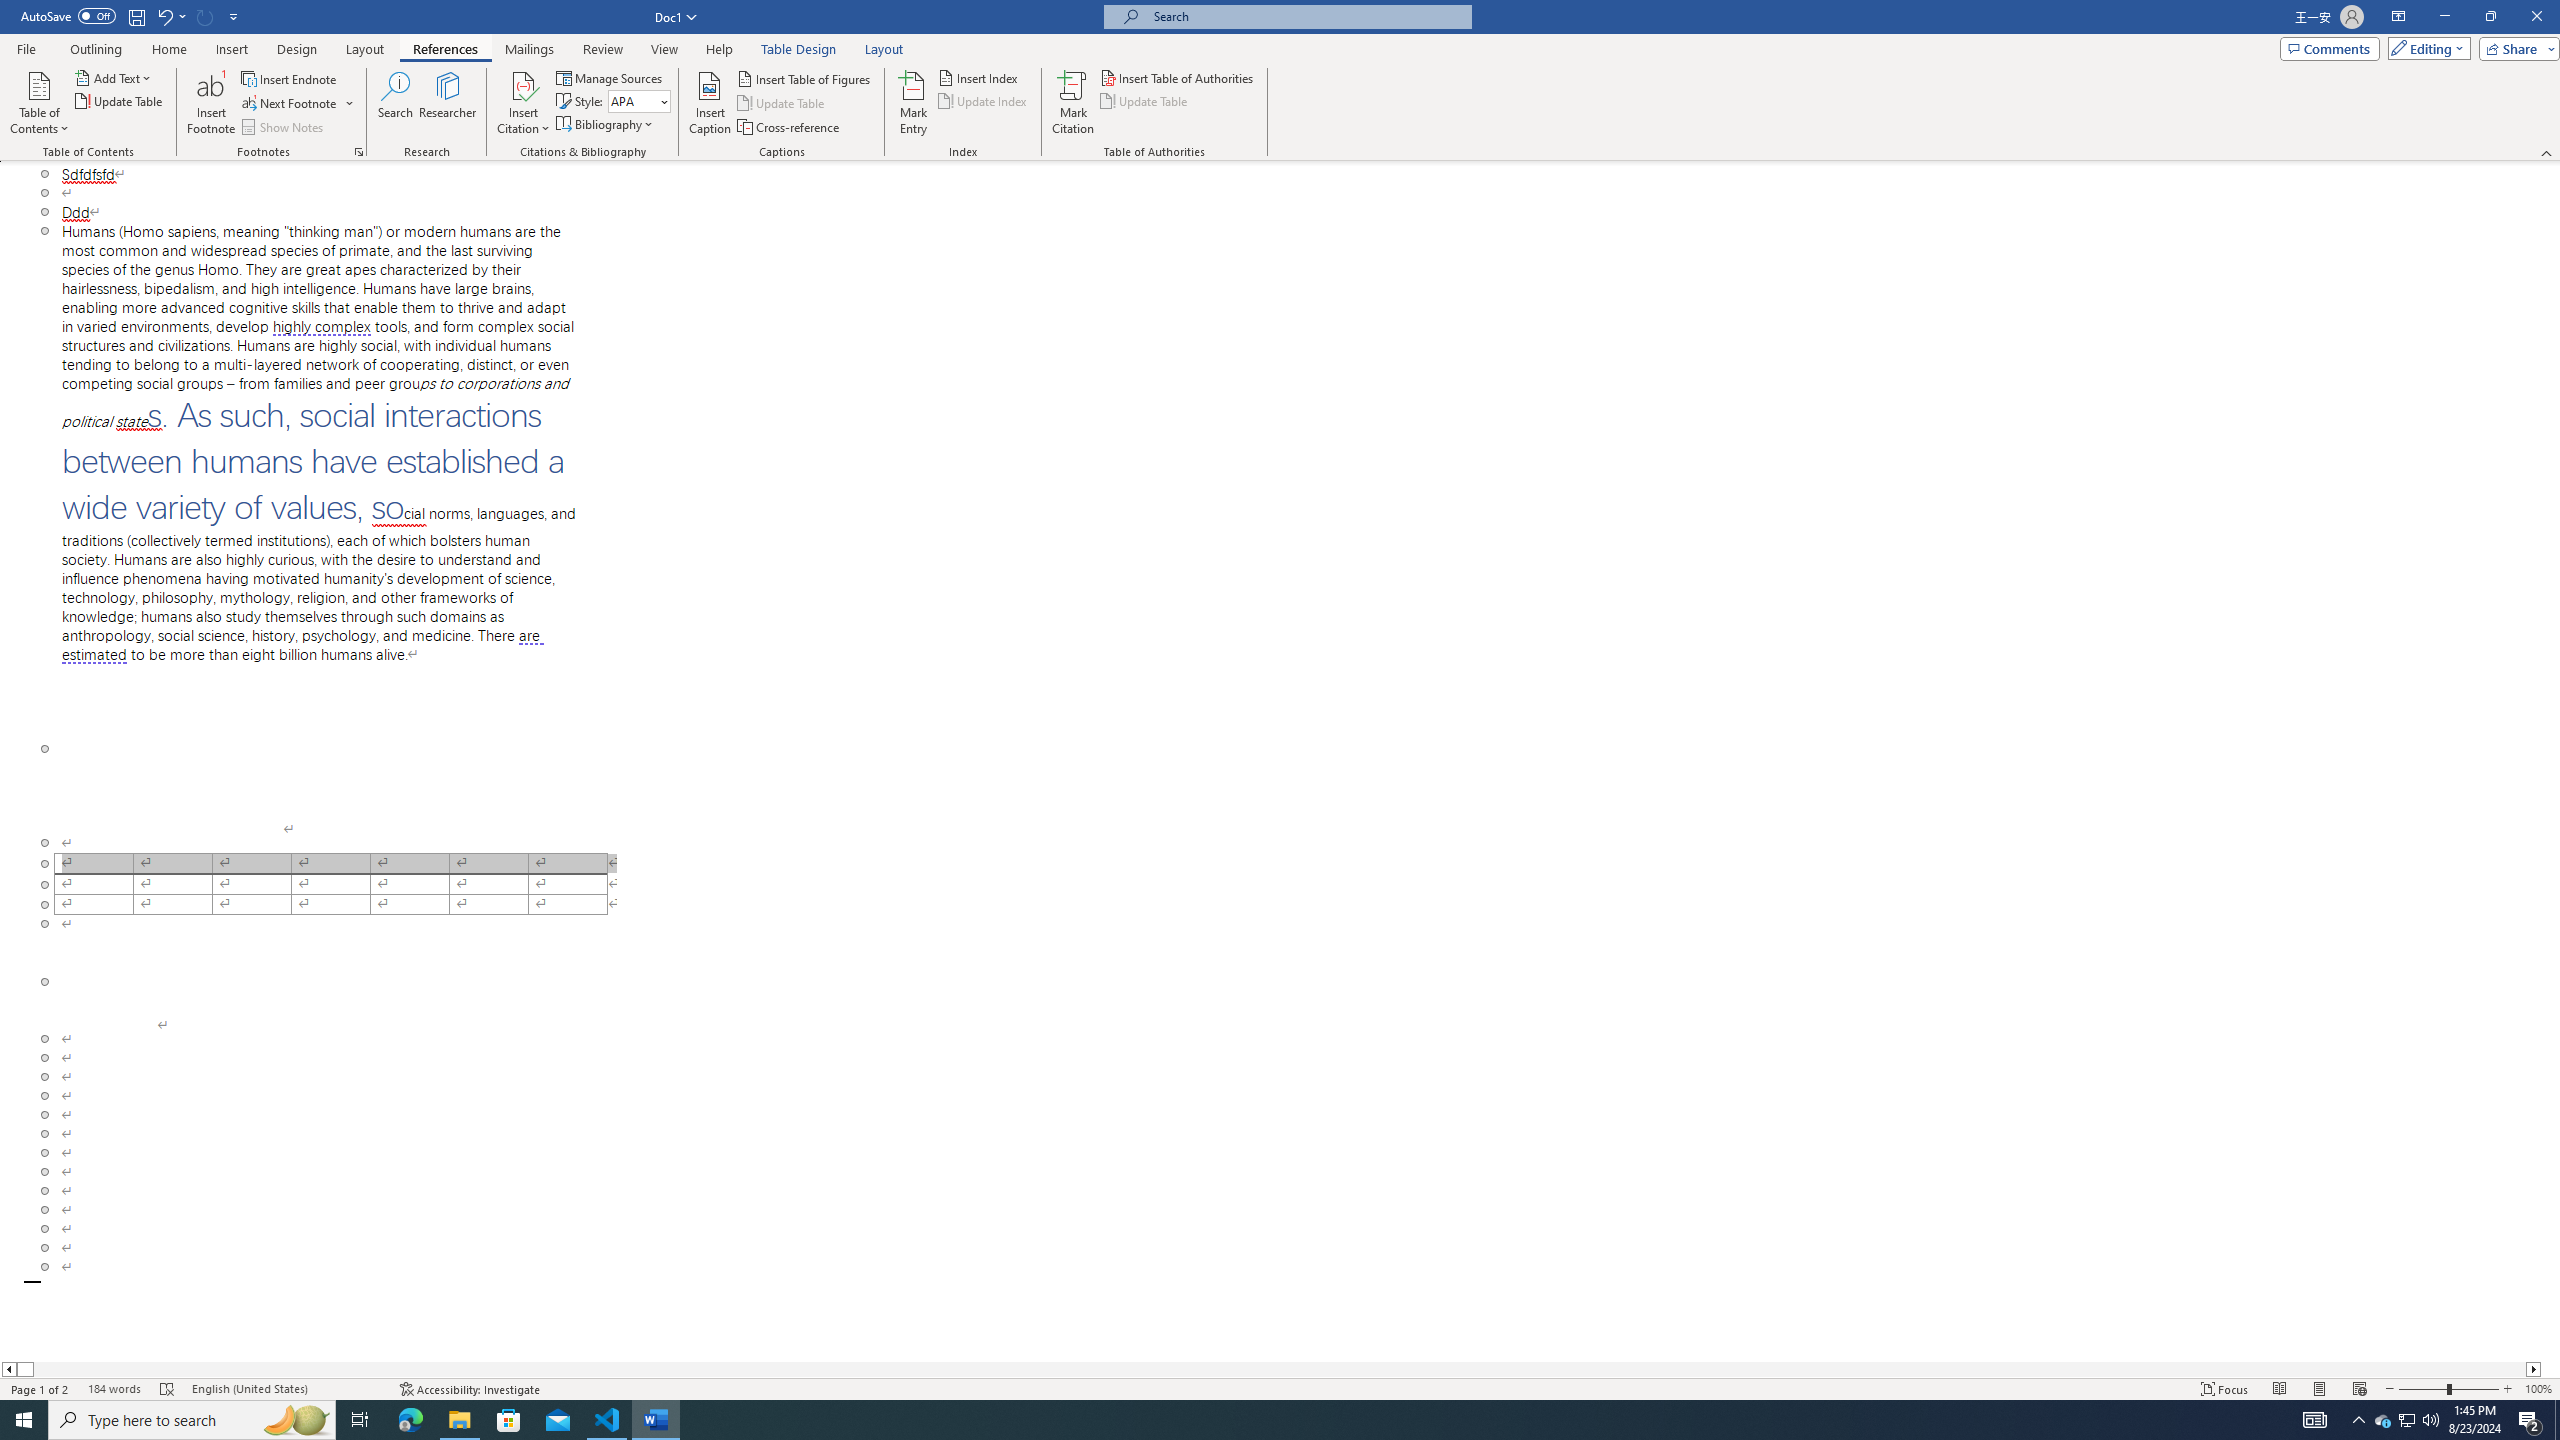 The height and width of the screenshot is (1440, 2560). I want to click on 'Insert Caption...', so click(709, 103).